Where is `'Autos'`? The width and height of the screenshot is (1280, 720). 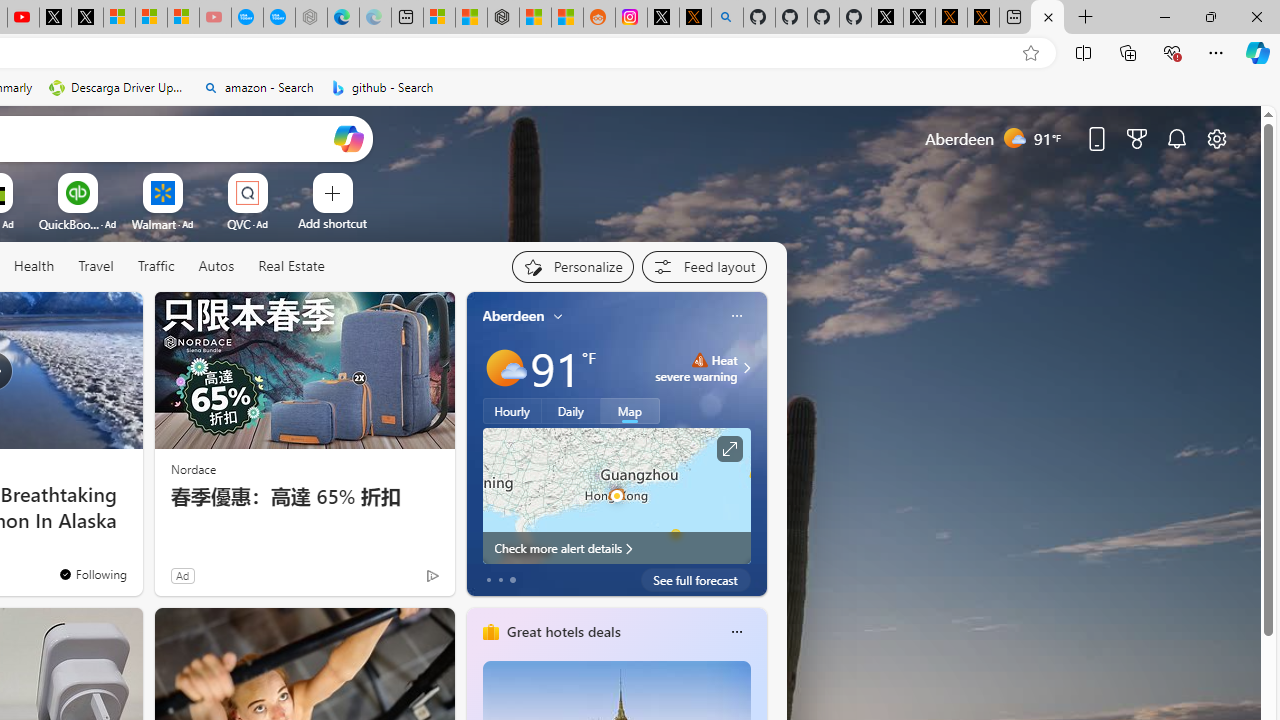
'Autos' is located at coordinates (216, 266).